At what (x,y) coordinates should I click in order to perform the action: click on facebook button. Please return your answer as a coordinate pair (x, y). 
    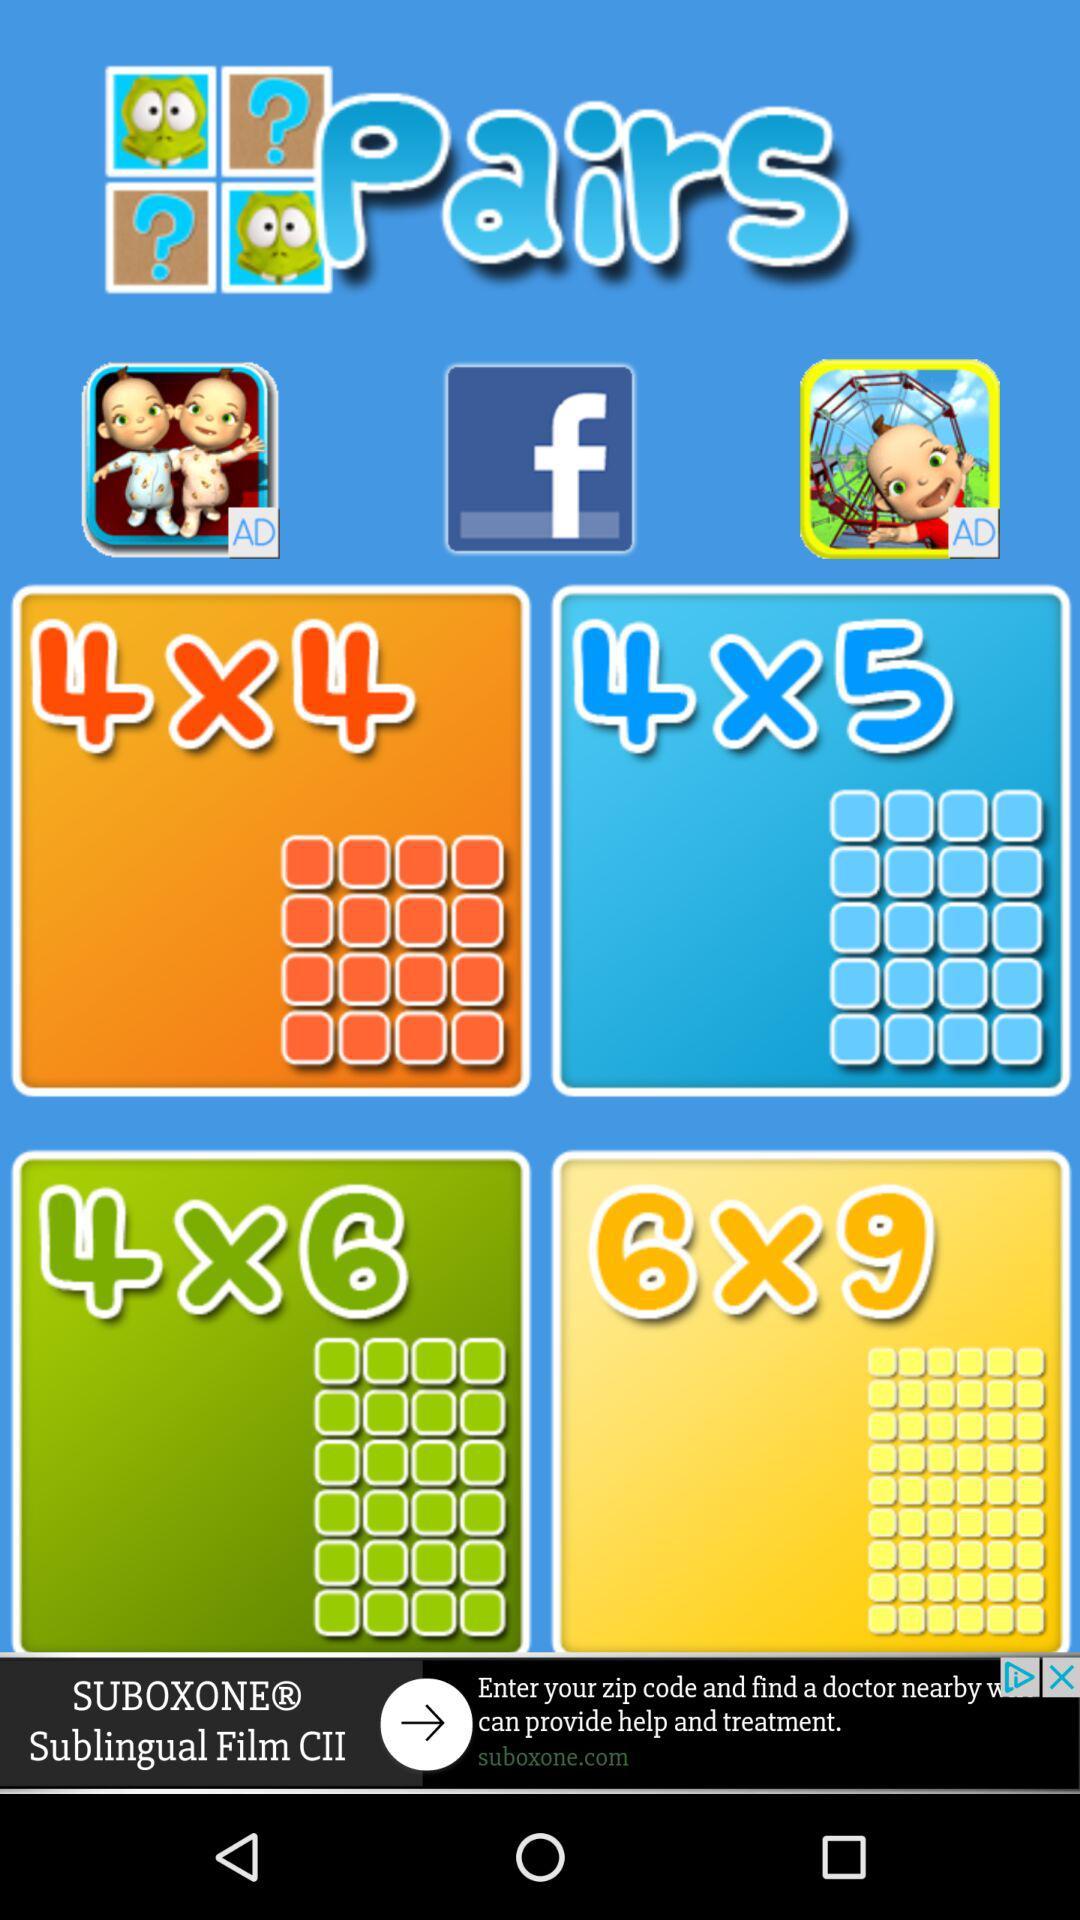
    Looking at the image, I should click on (540, 458).